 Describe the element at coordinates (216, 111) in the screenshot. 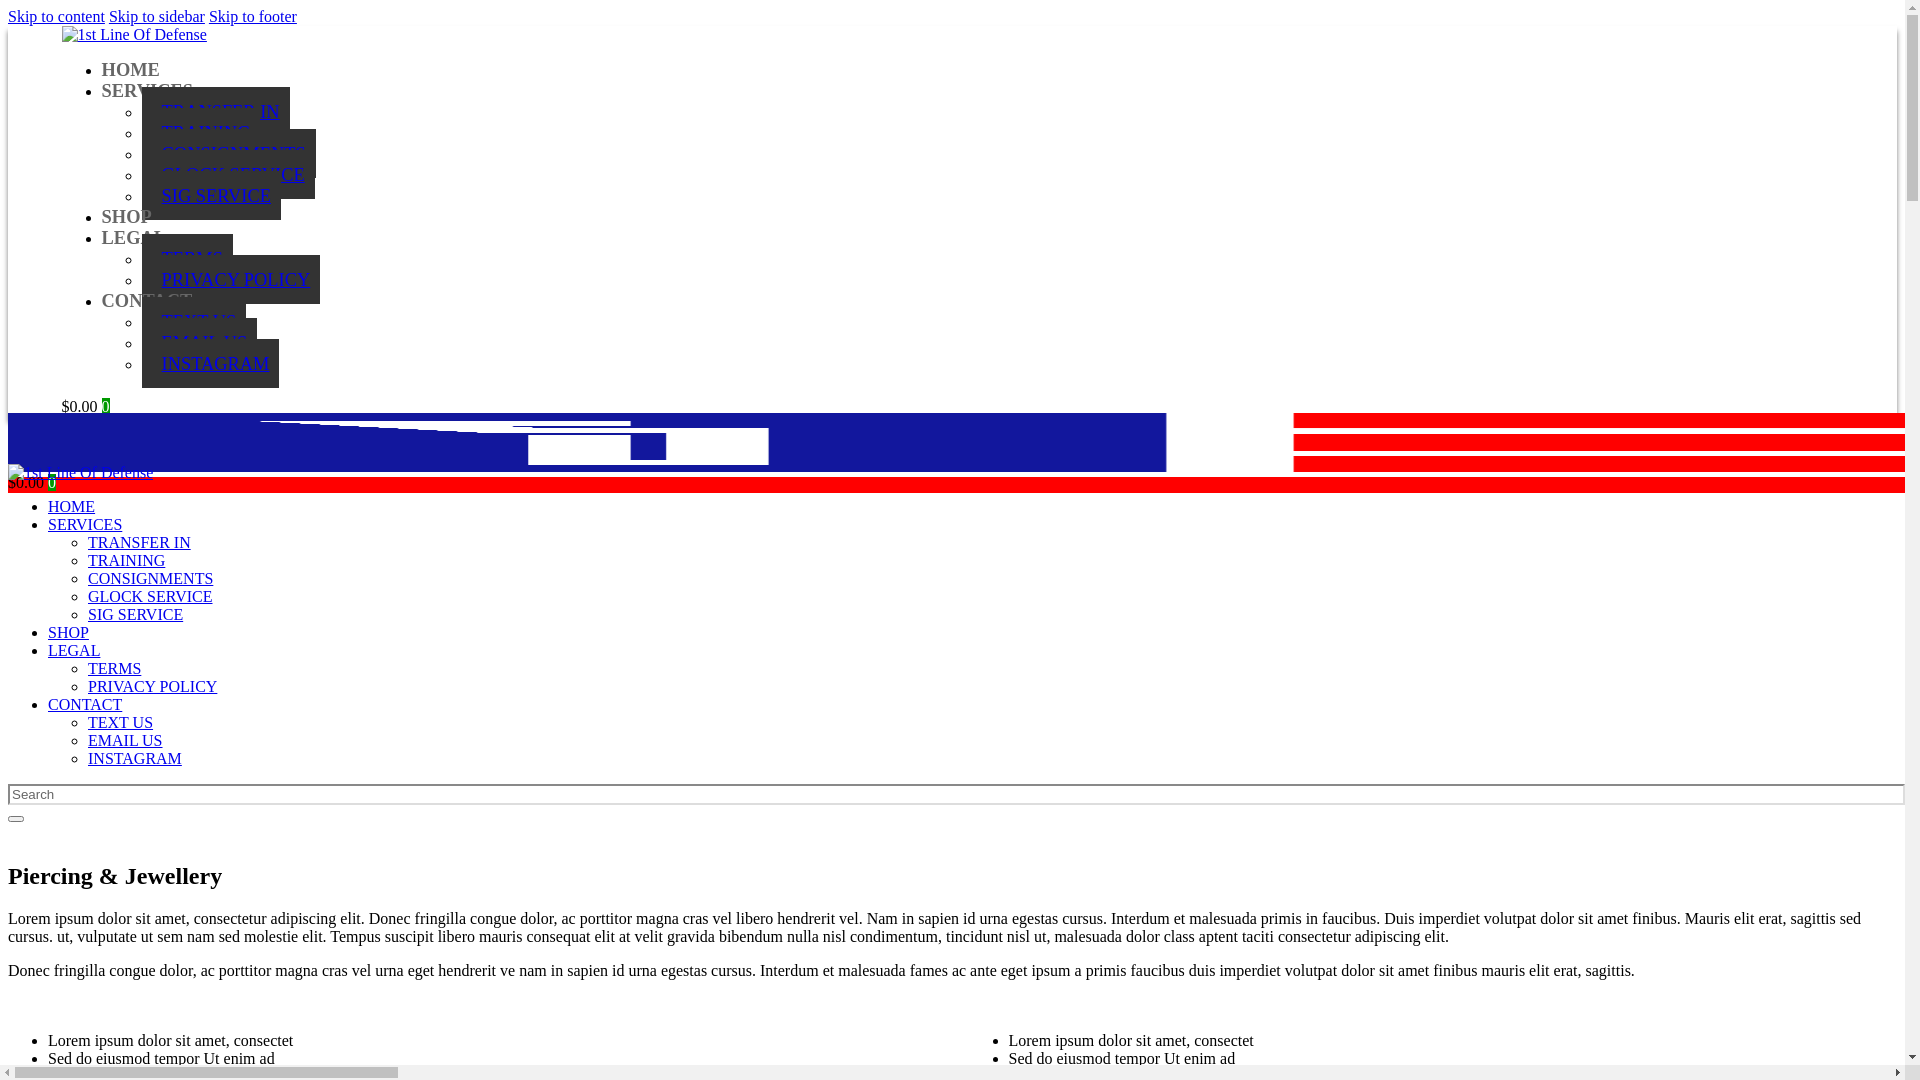

I see `'TRANSFER IN'` at that location.